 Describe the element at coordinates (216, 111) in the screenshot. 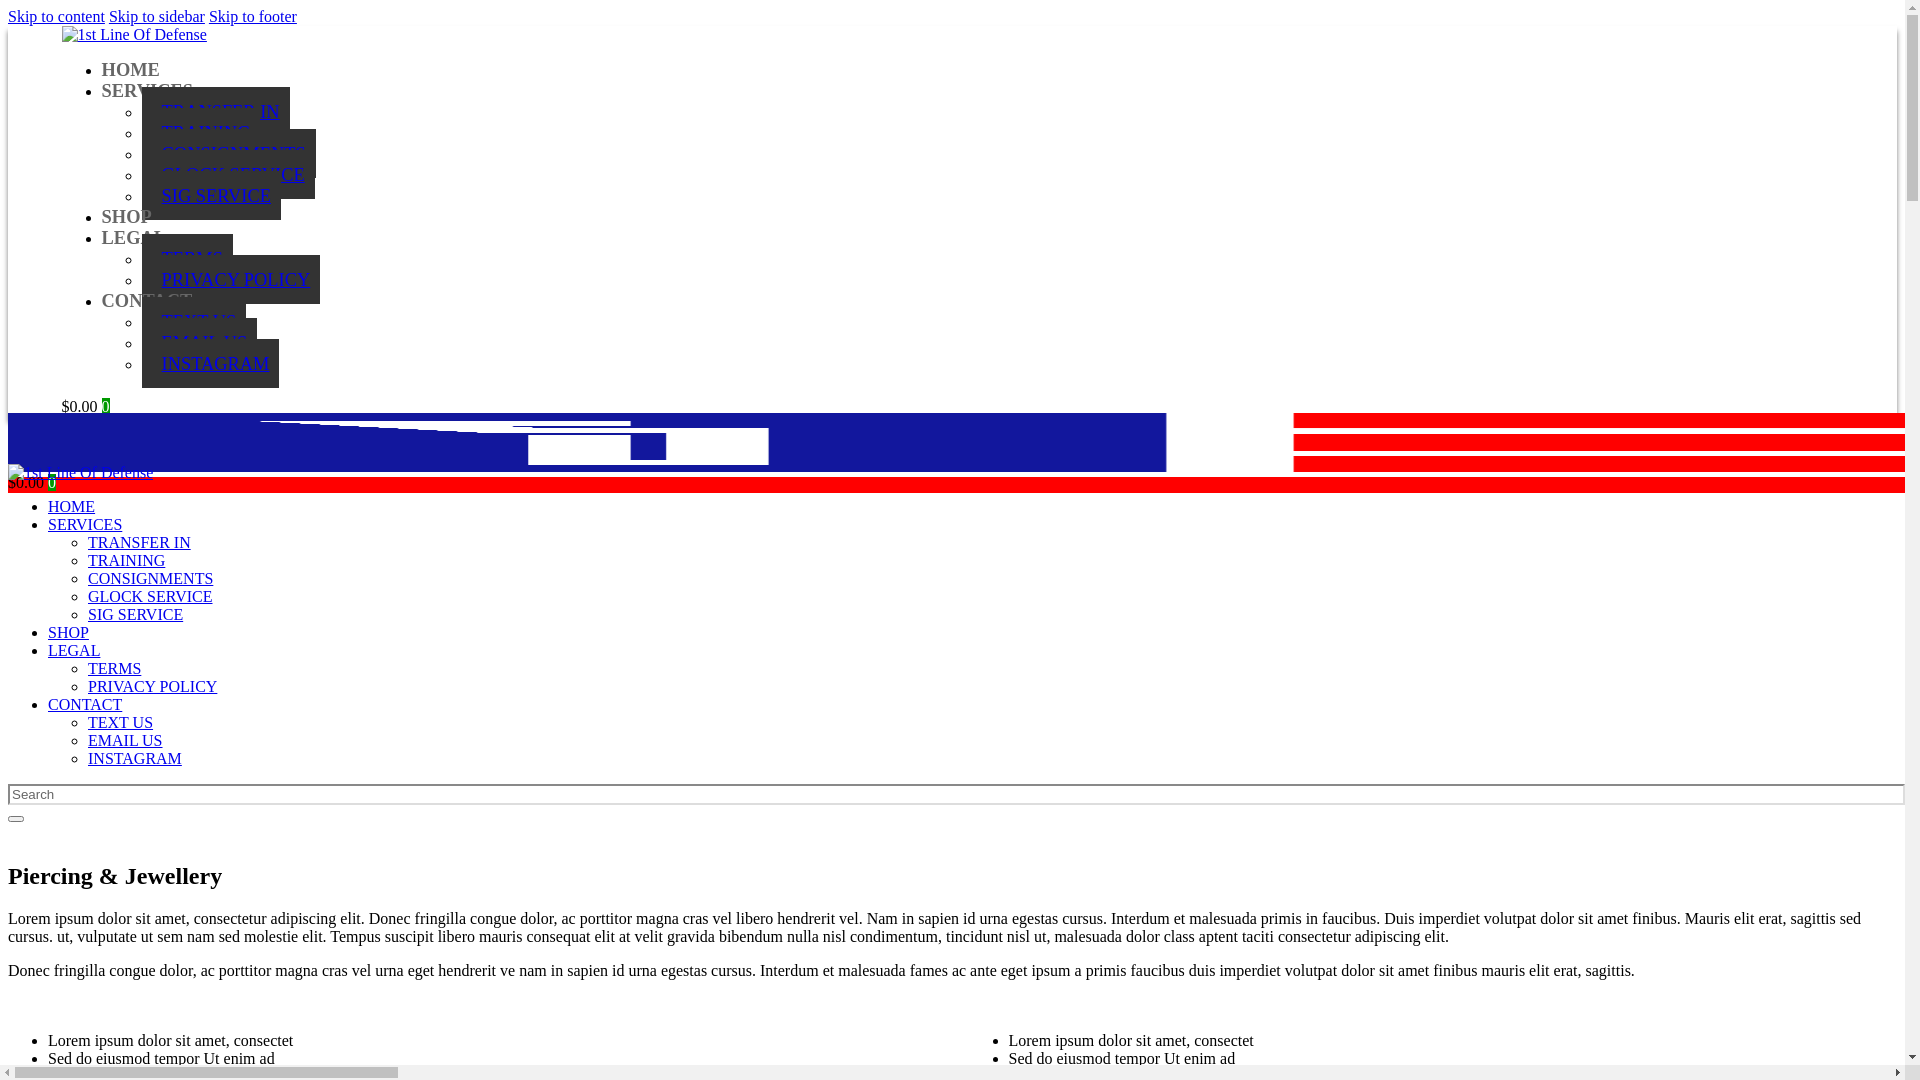

I see `'TRANSFER IN'` at that location.